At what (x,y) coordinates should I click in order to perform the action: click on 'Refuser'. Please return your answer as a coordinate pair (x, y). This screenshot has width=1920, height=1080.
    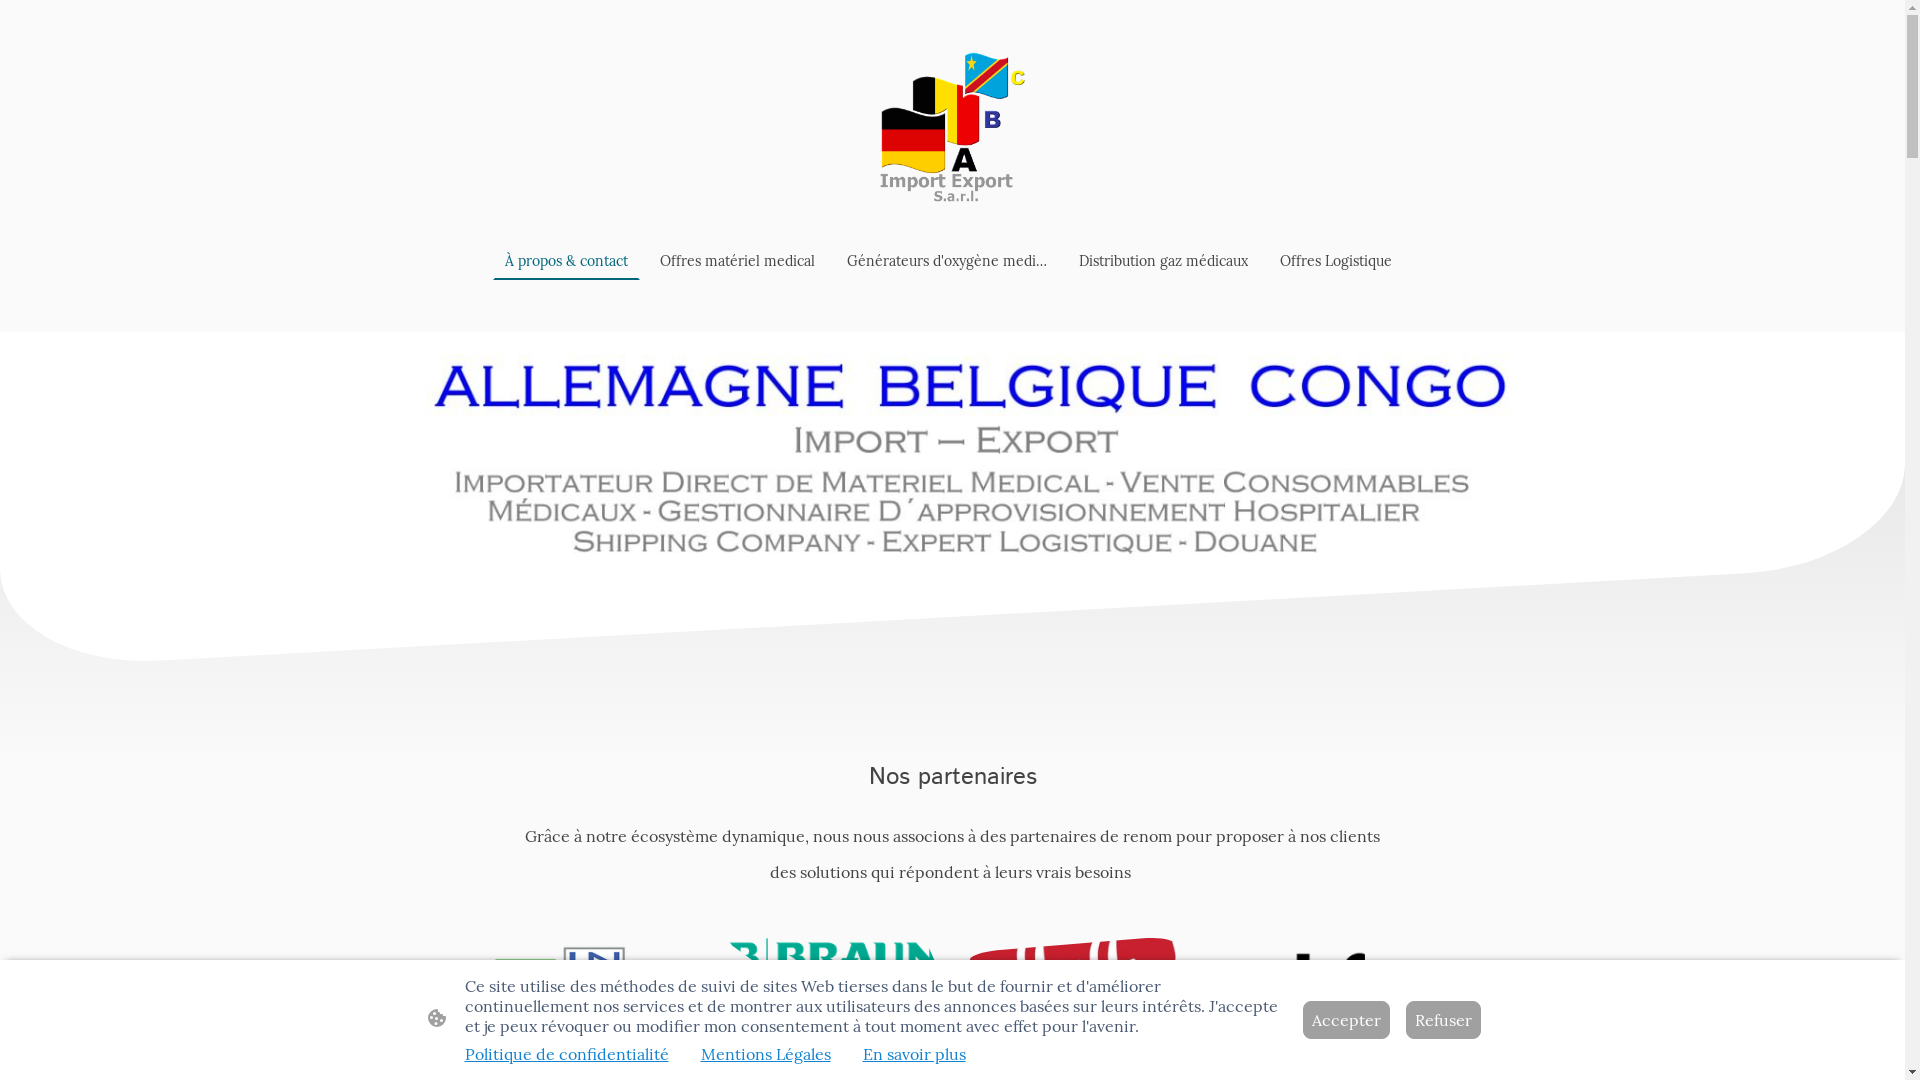
    Looking at the image, I should click on (1443, 1019).